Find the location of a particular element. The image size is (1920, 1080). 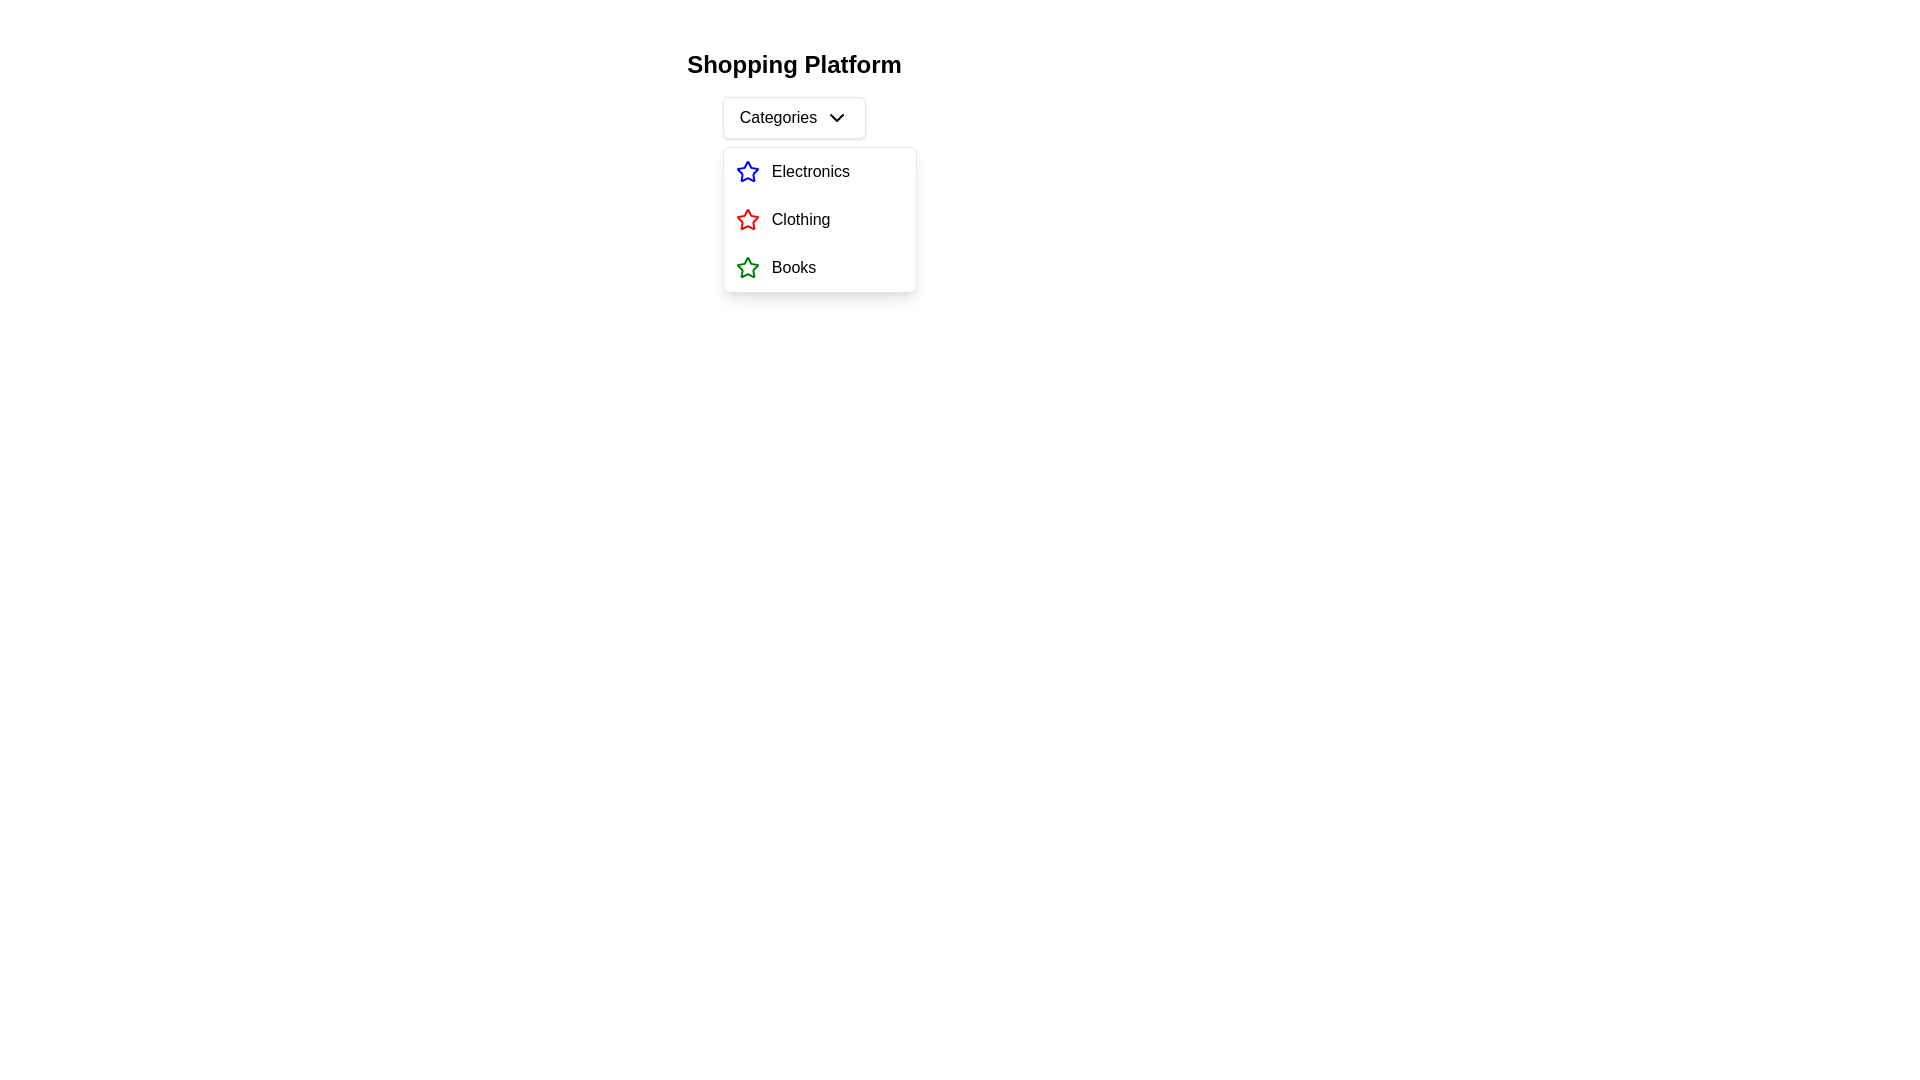

the star-shaped icon with a blue outline located next to the 'Electronics' label in the second position of the dropdown menu under the 'Categories' header to interact with the menu item is located at coordinates (746, 170).